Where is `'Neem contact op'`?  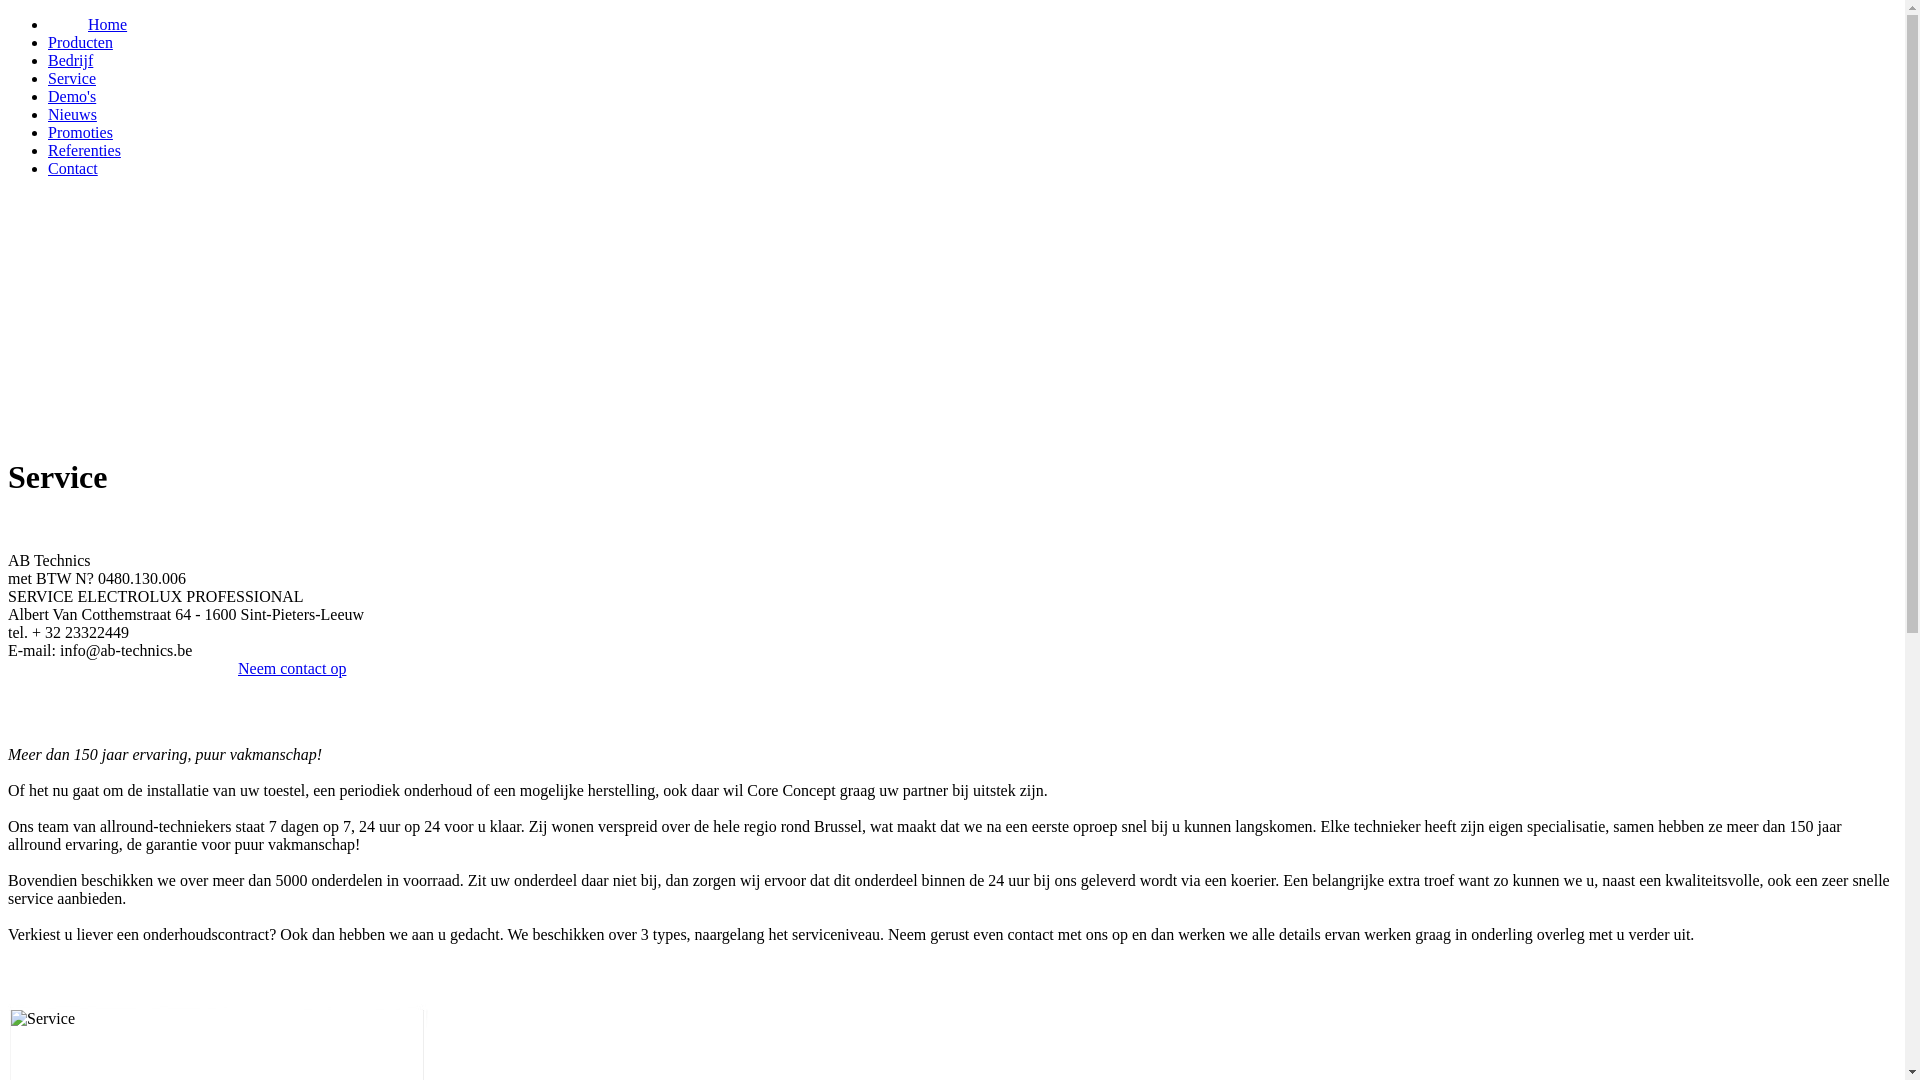
'Neem contact op' is located at coordinates (291, 668).